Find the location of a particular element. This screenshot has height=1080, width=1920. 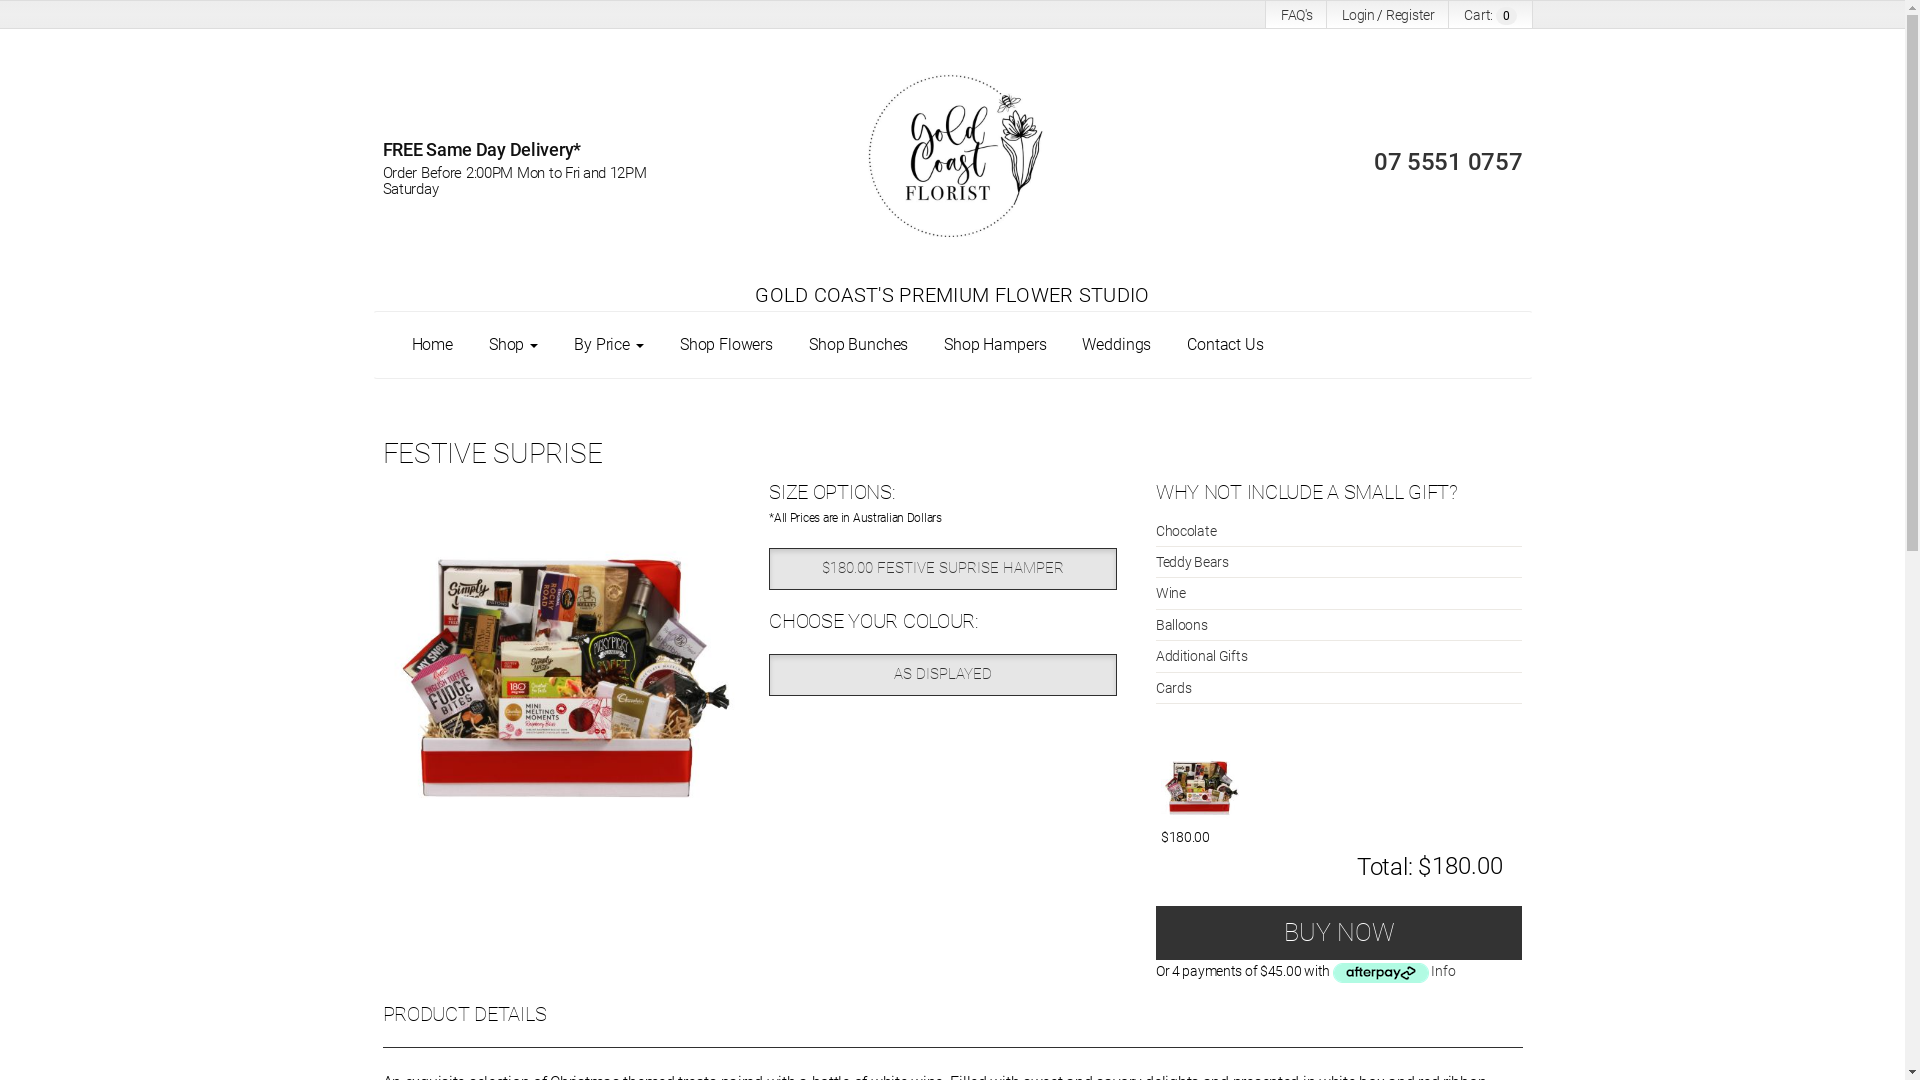

'Cart: 0' is located at coordinates (1489, 15).